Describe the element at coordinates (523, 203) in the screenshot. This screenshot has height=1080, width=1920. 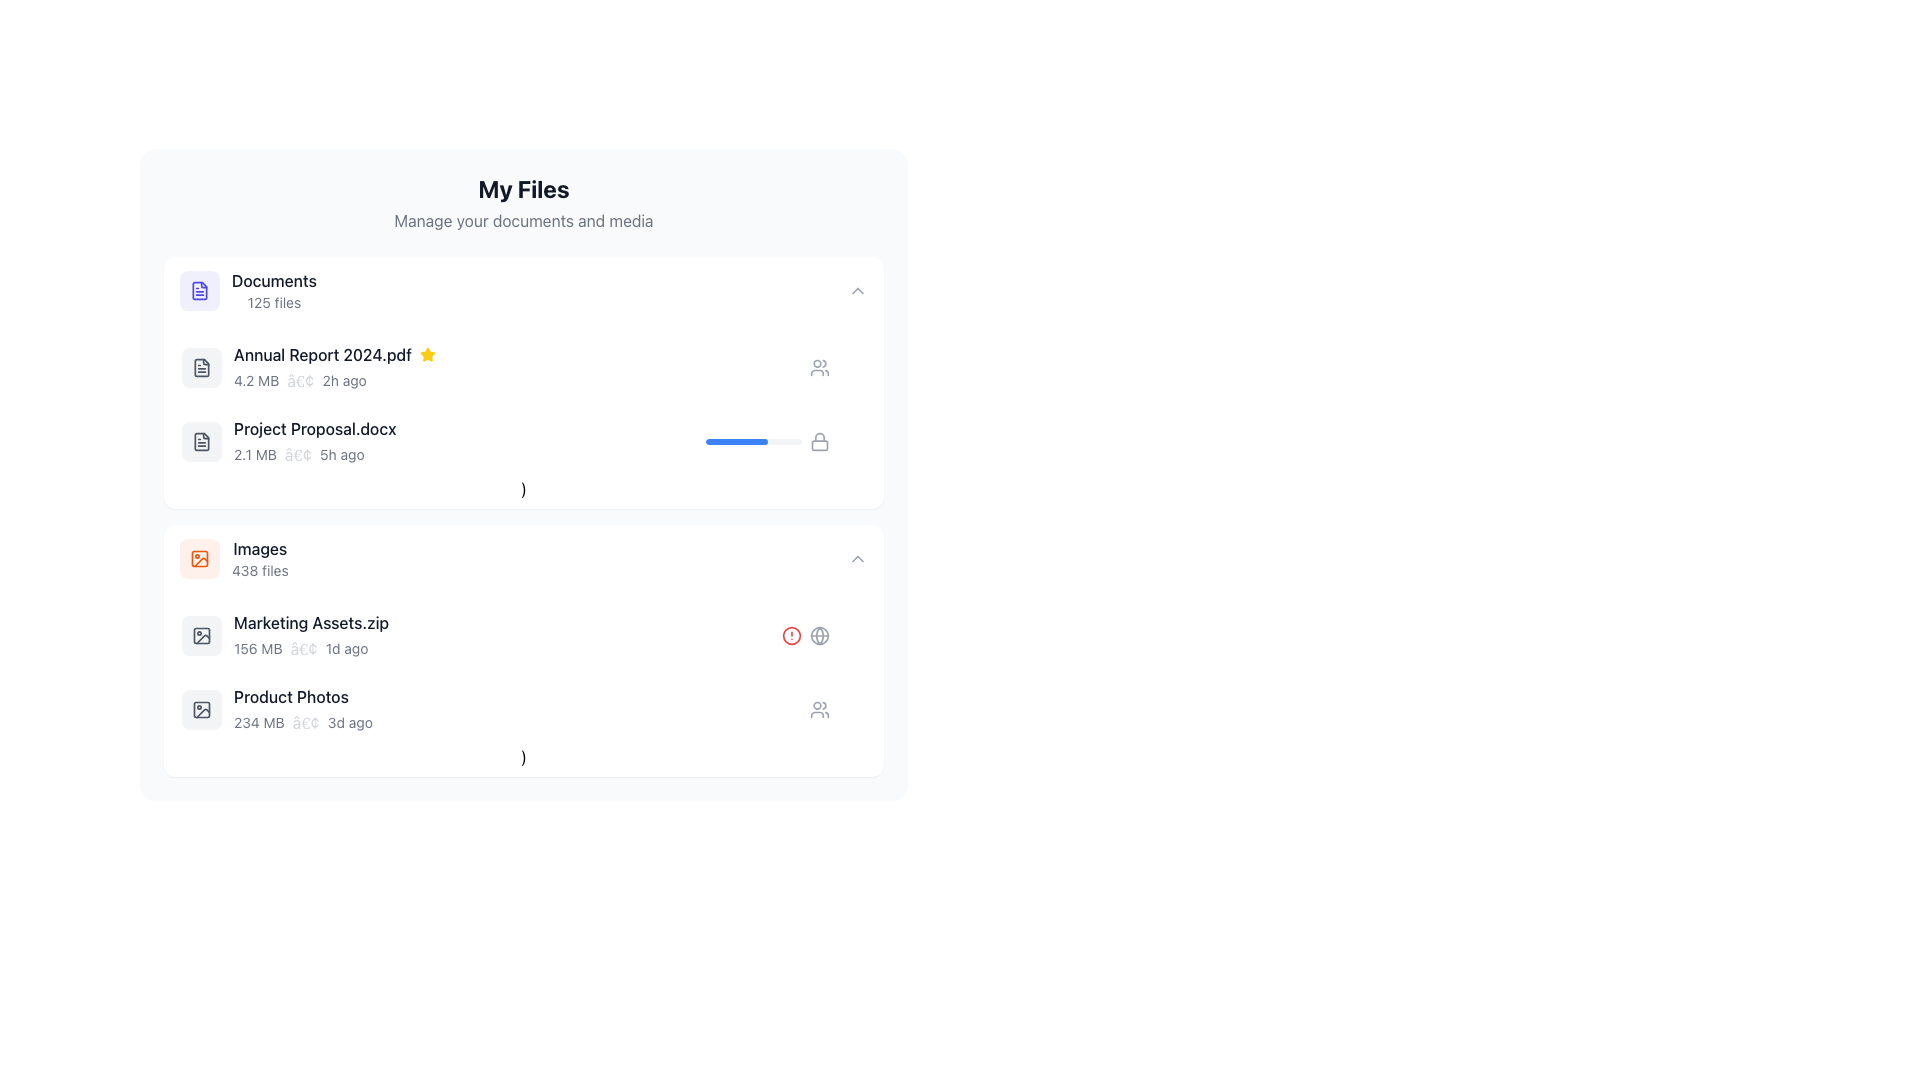
I see `header text 'My Files' and its subtext 'Manage your documents and media' to understand the purpose of this section, which is the first visible element in the content area` at that location.